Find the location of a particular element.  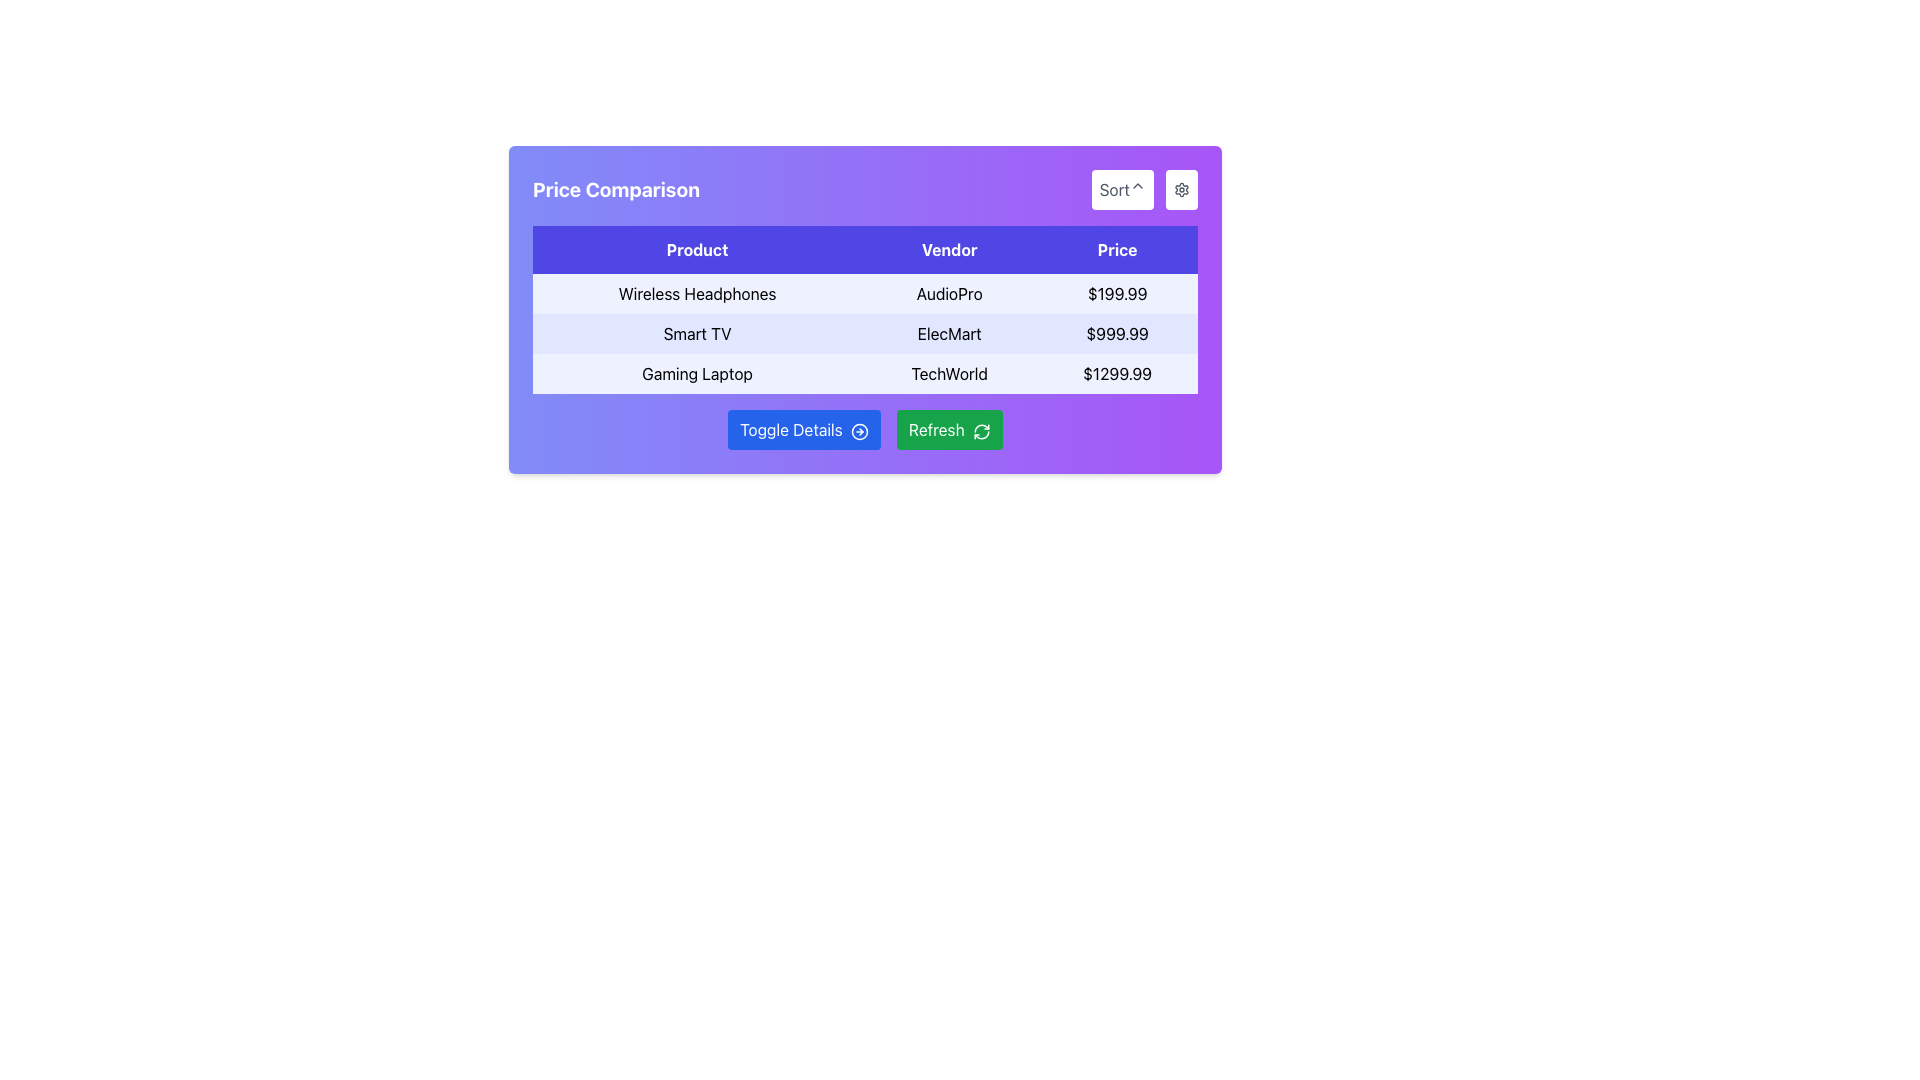

the 'Vendor' text label, which is the second header in a row of three headers on a blue background, located near the top of the table under the 'Price Comparison' title is located at coordinates (948, 249).